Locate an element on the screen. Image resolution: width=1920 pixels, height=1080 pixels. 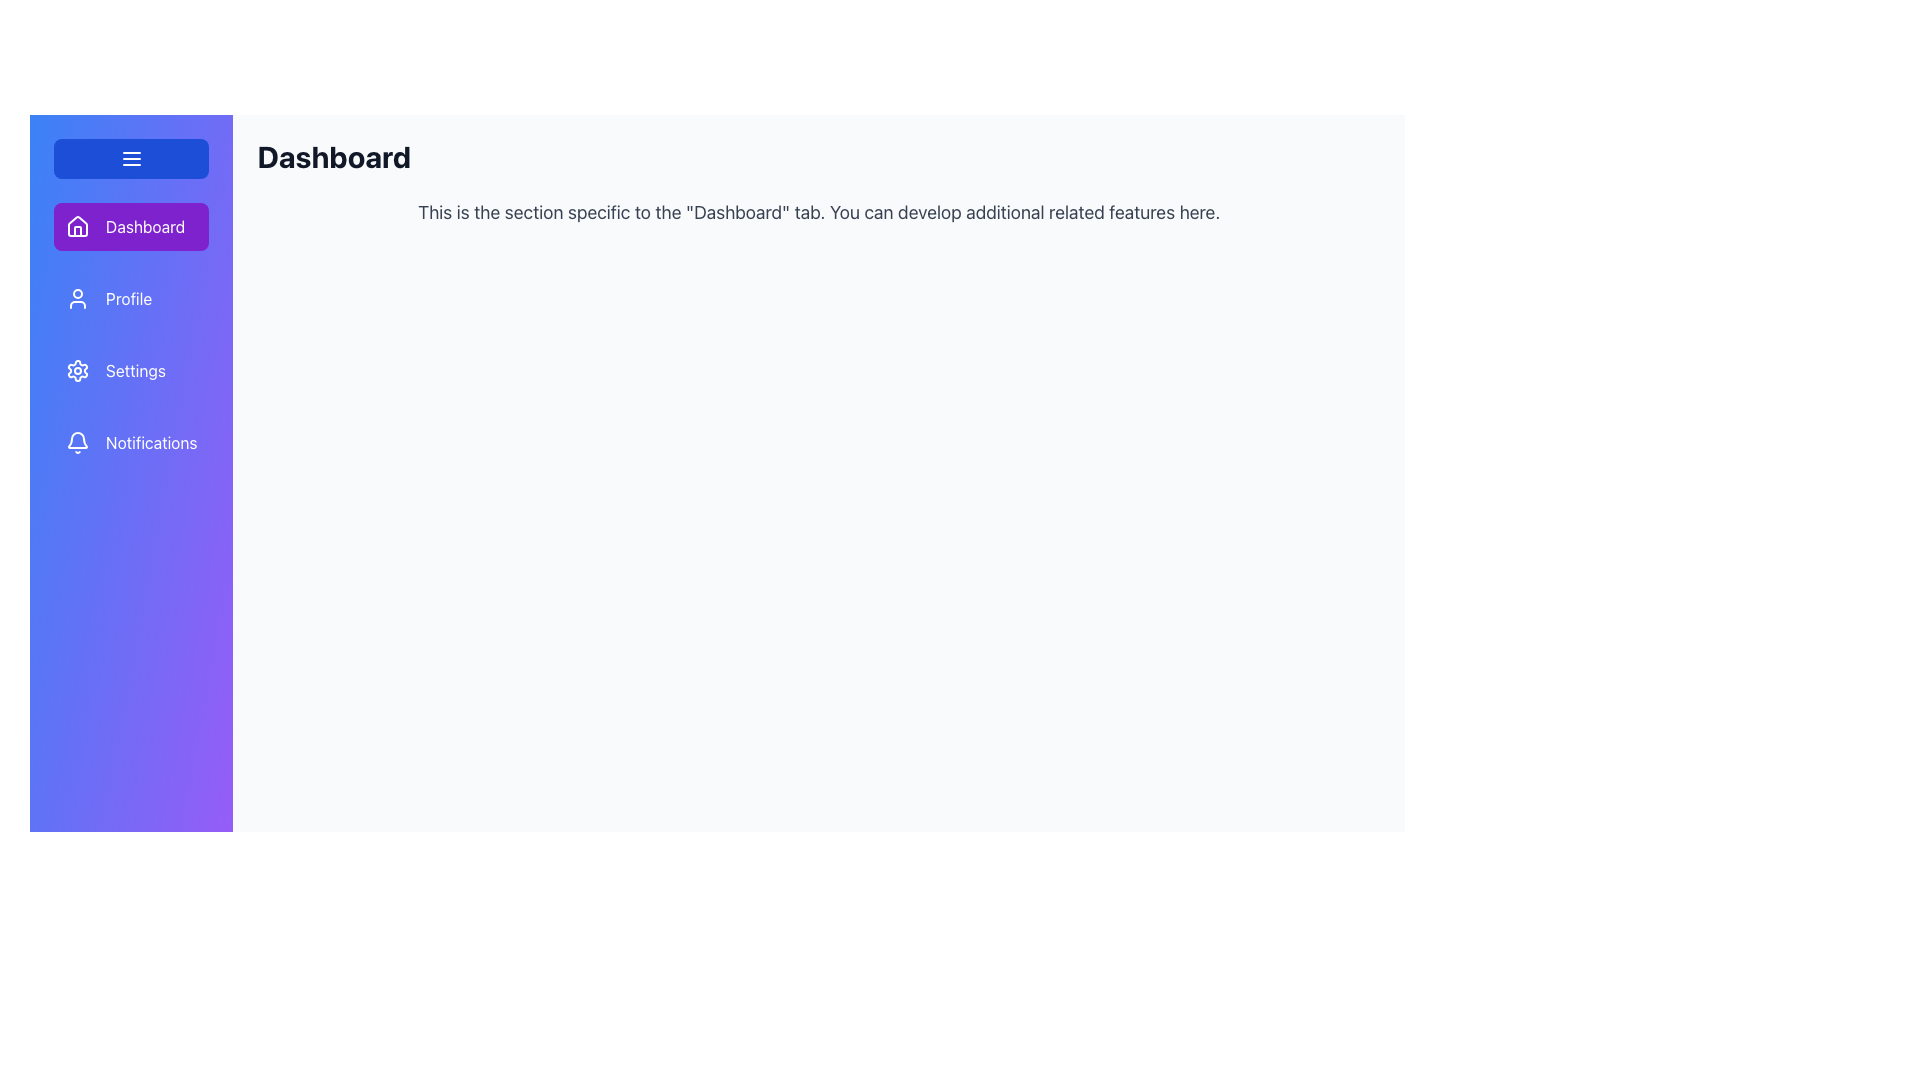
the cogwheel-shaped settings icon located in the left vertical navigation bar, which is the third option from the top is located at coordinates (77, 370).